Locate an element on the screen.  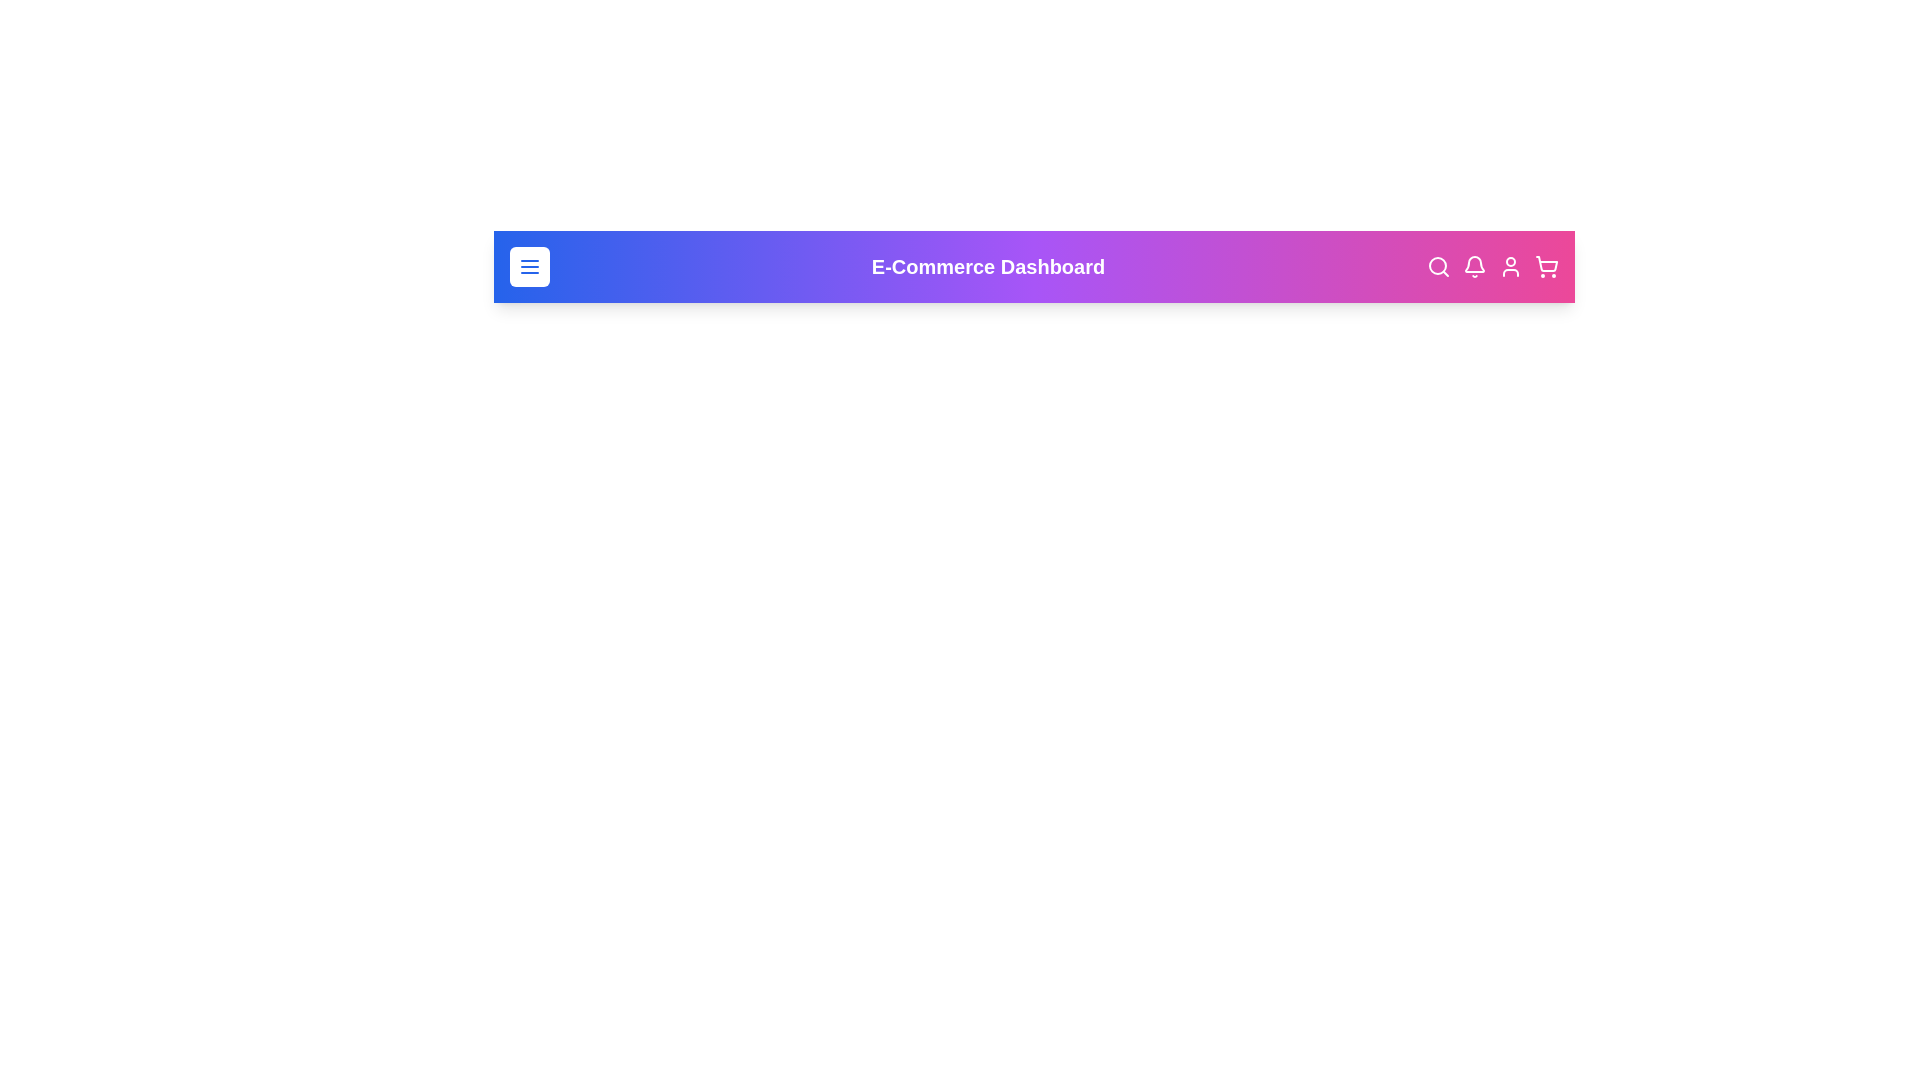
shopping cart icon to view the cart is located at coordinates (1545, 265).